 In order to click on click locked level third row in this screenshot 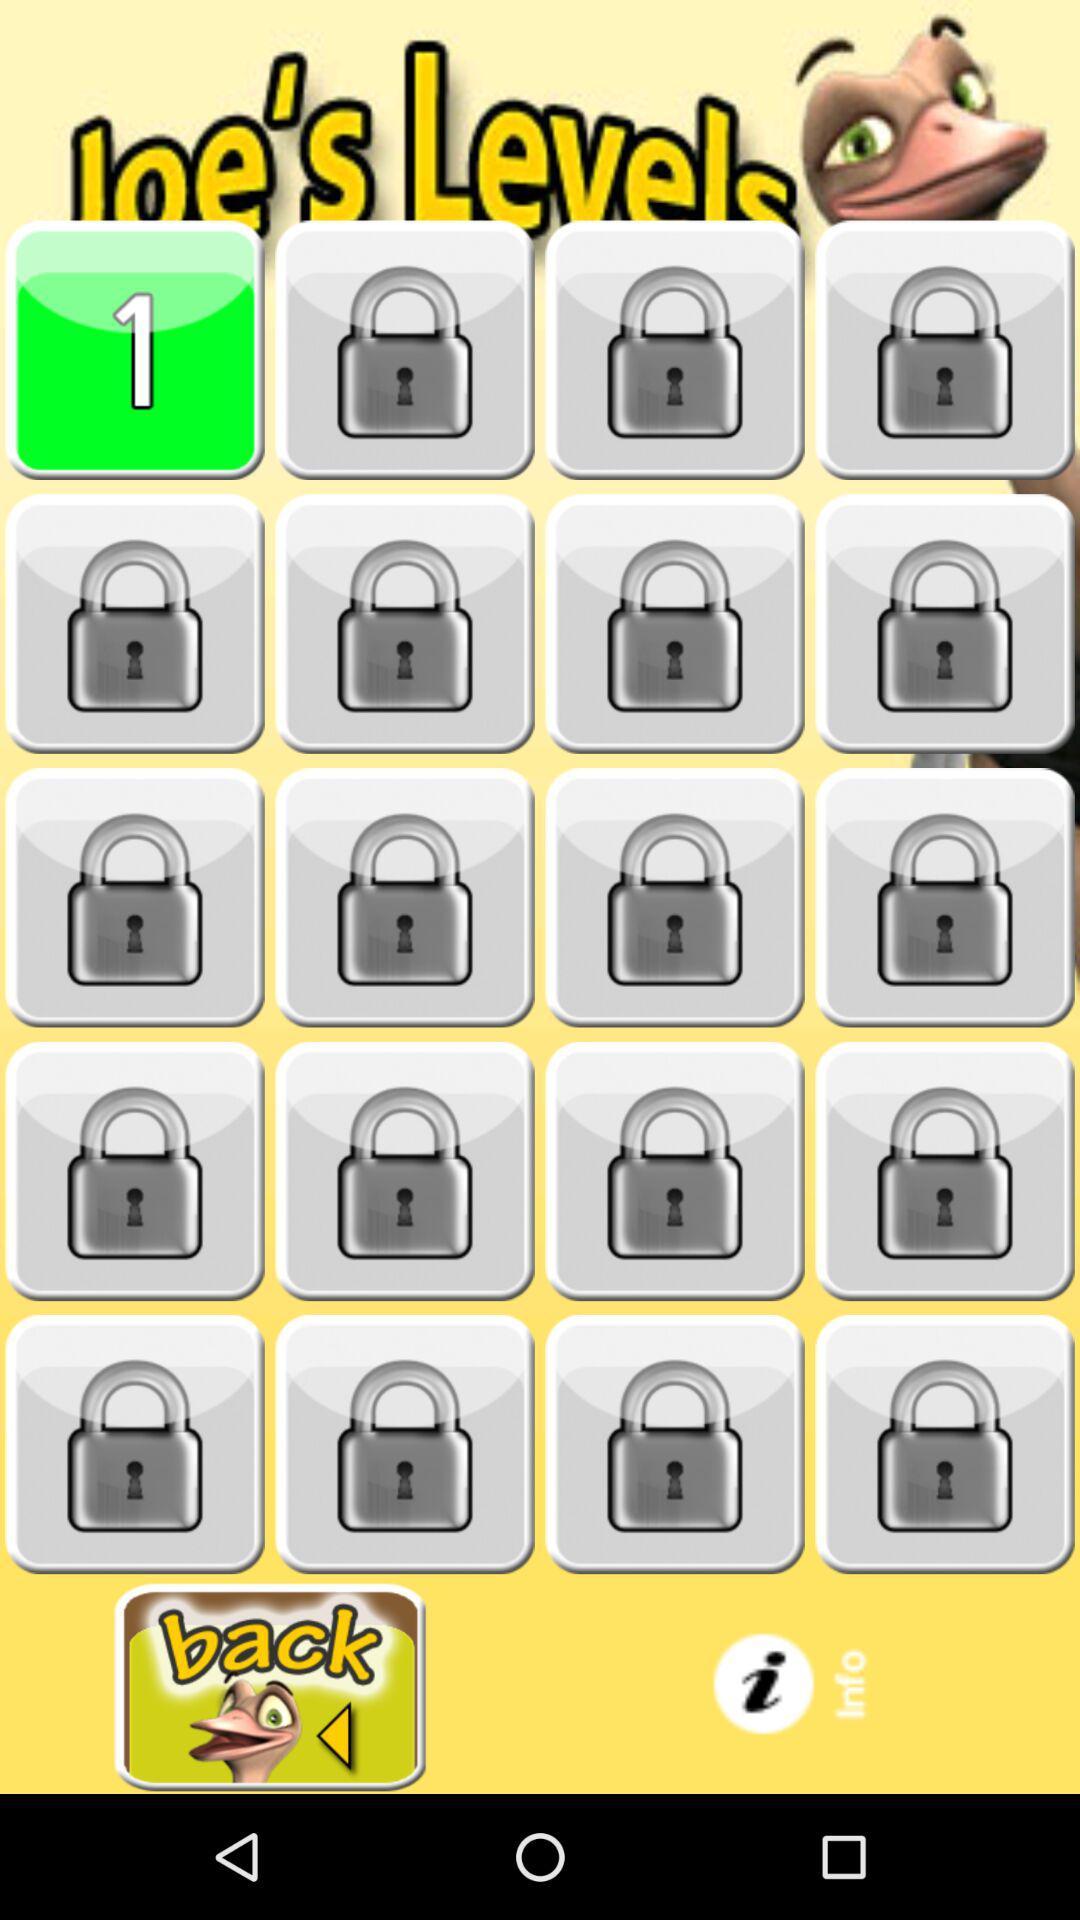, I will do `click(135, 897)`.